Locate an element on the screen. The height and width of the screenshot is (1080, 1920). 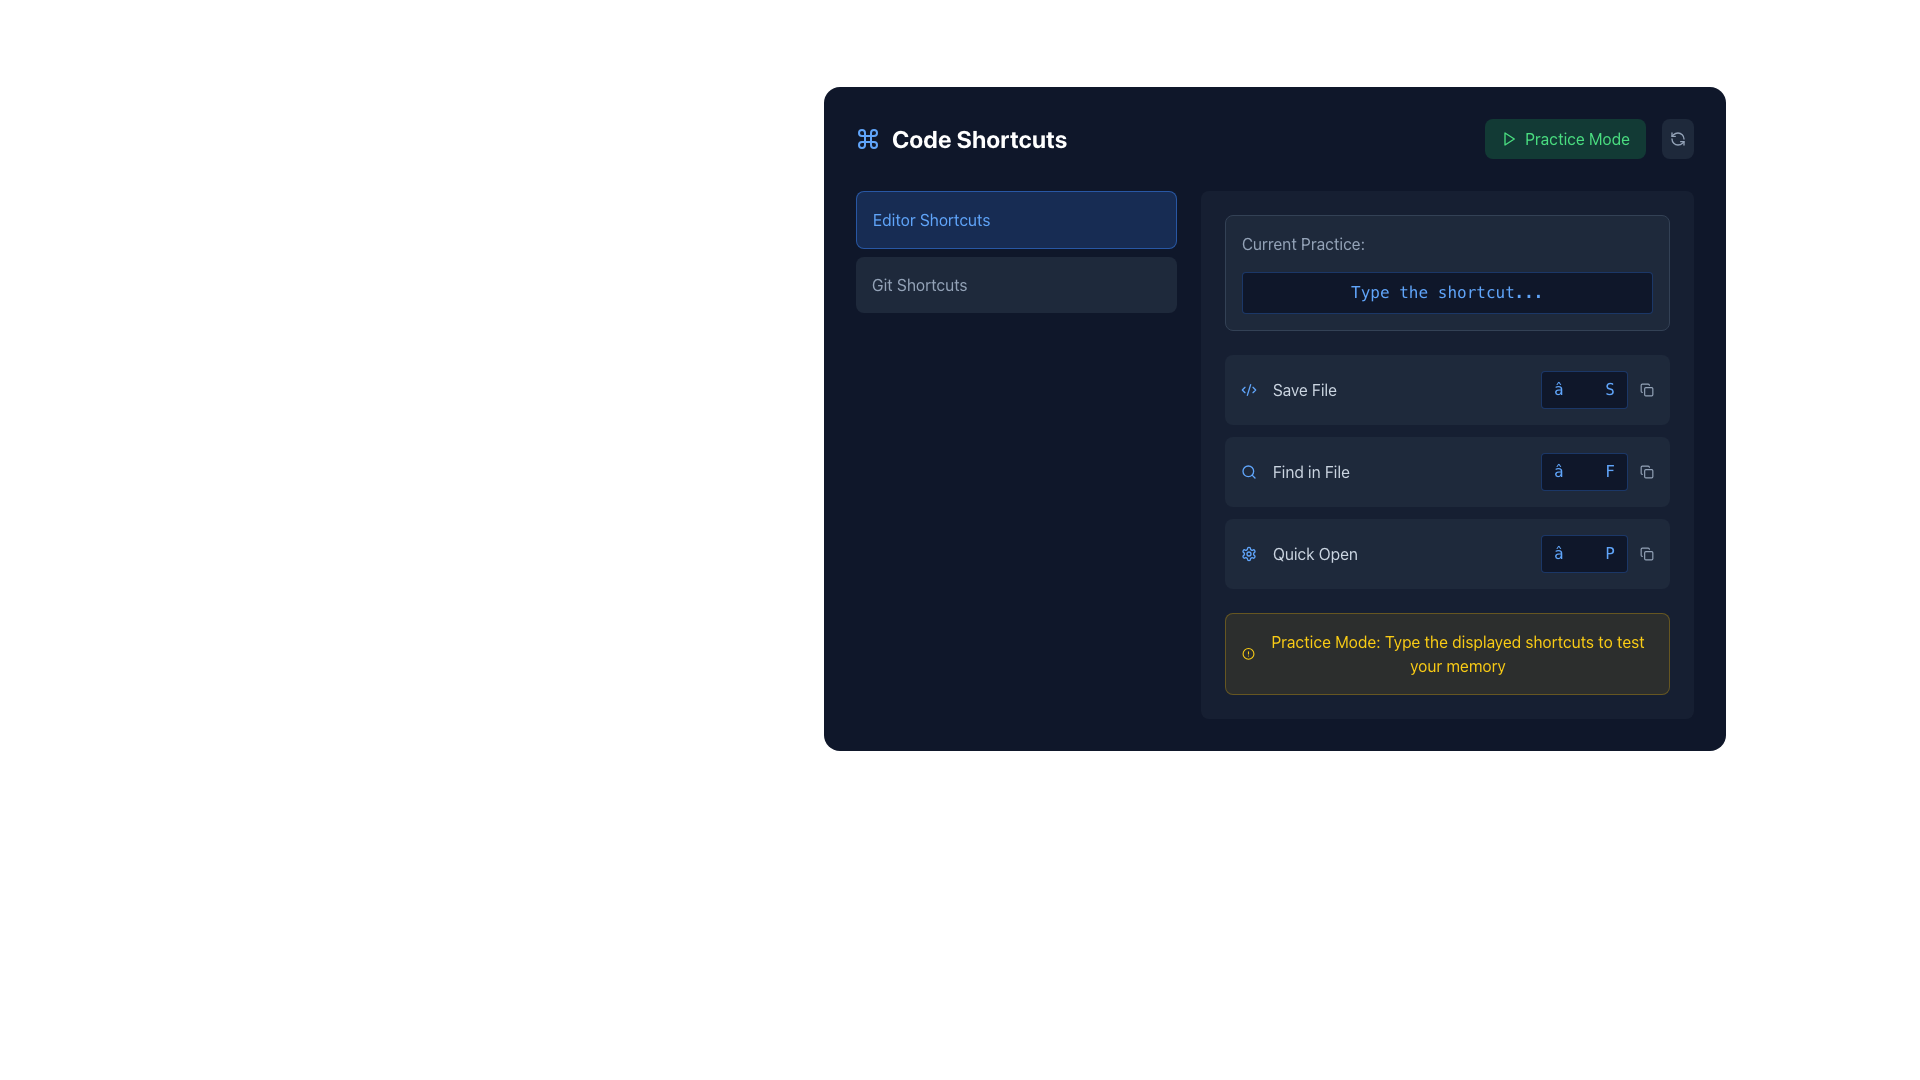
the 'Quick Open' button-like shortcut menu item for keyboard interactions is located at coordinates (1447, 554).